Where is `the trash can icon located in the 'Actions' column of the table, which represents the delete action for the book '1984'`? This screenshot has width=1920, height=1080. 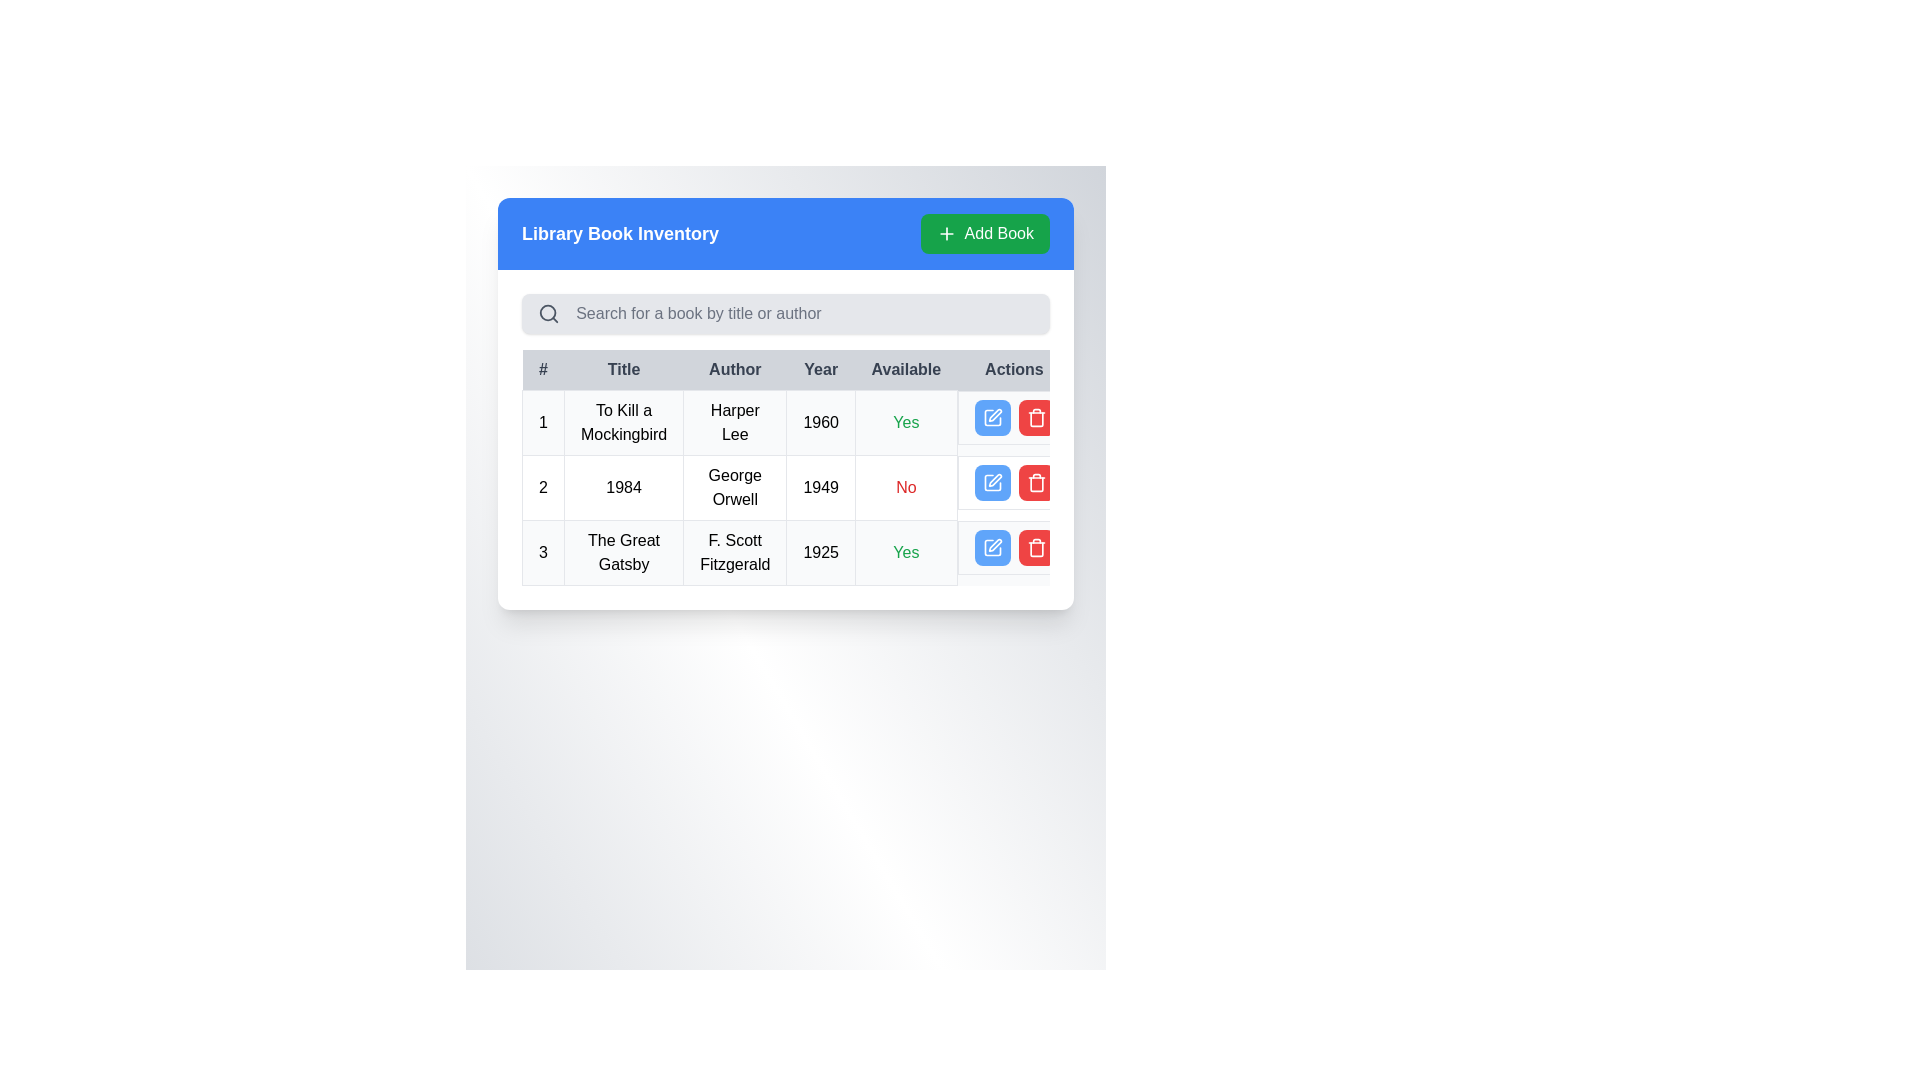 the trash can icon located in the 'Actions' column of the table, which represents the delete action for the book '1984' is located at coordinates (1036, 484).